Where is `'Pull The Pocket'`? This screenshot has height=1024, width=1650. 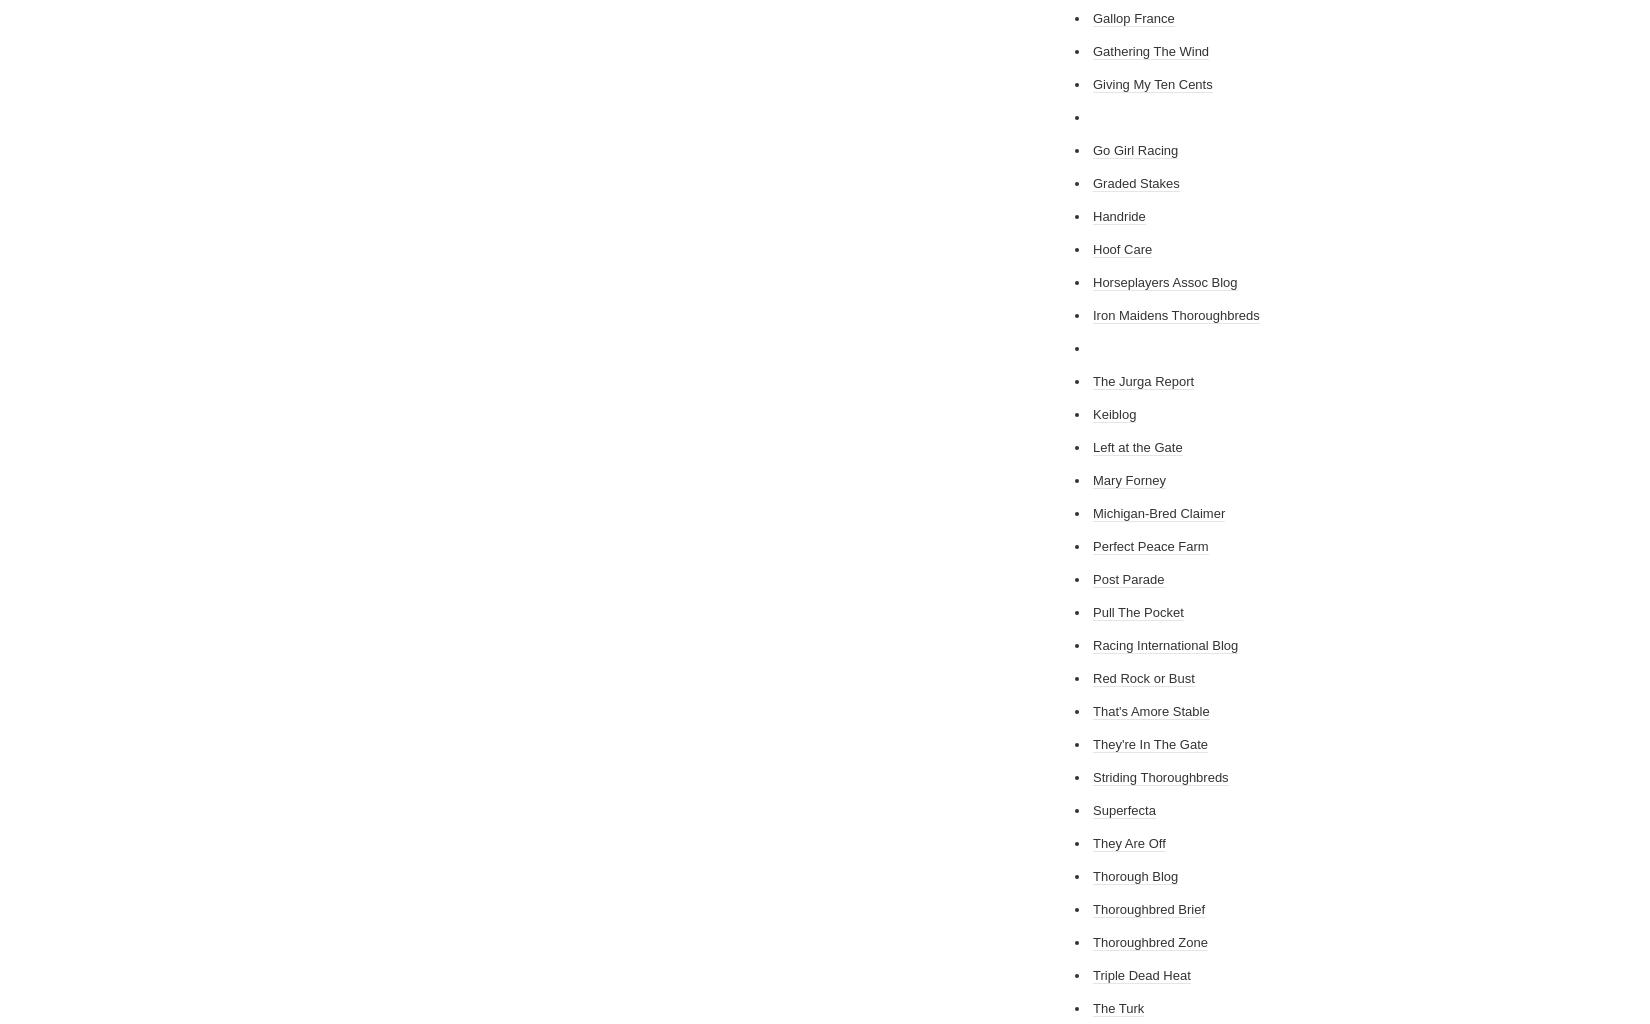
'Pull The Pocket' is located at coordinates (1138, 612).